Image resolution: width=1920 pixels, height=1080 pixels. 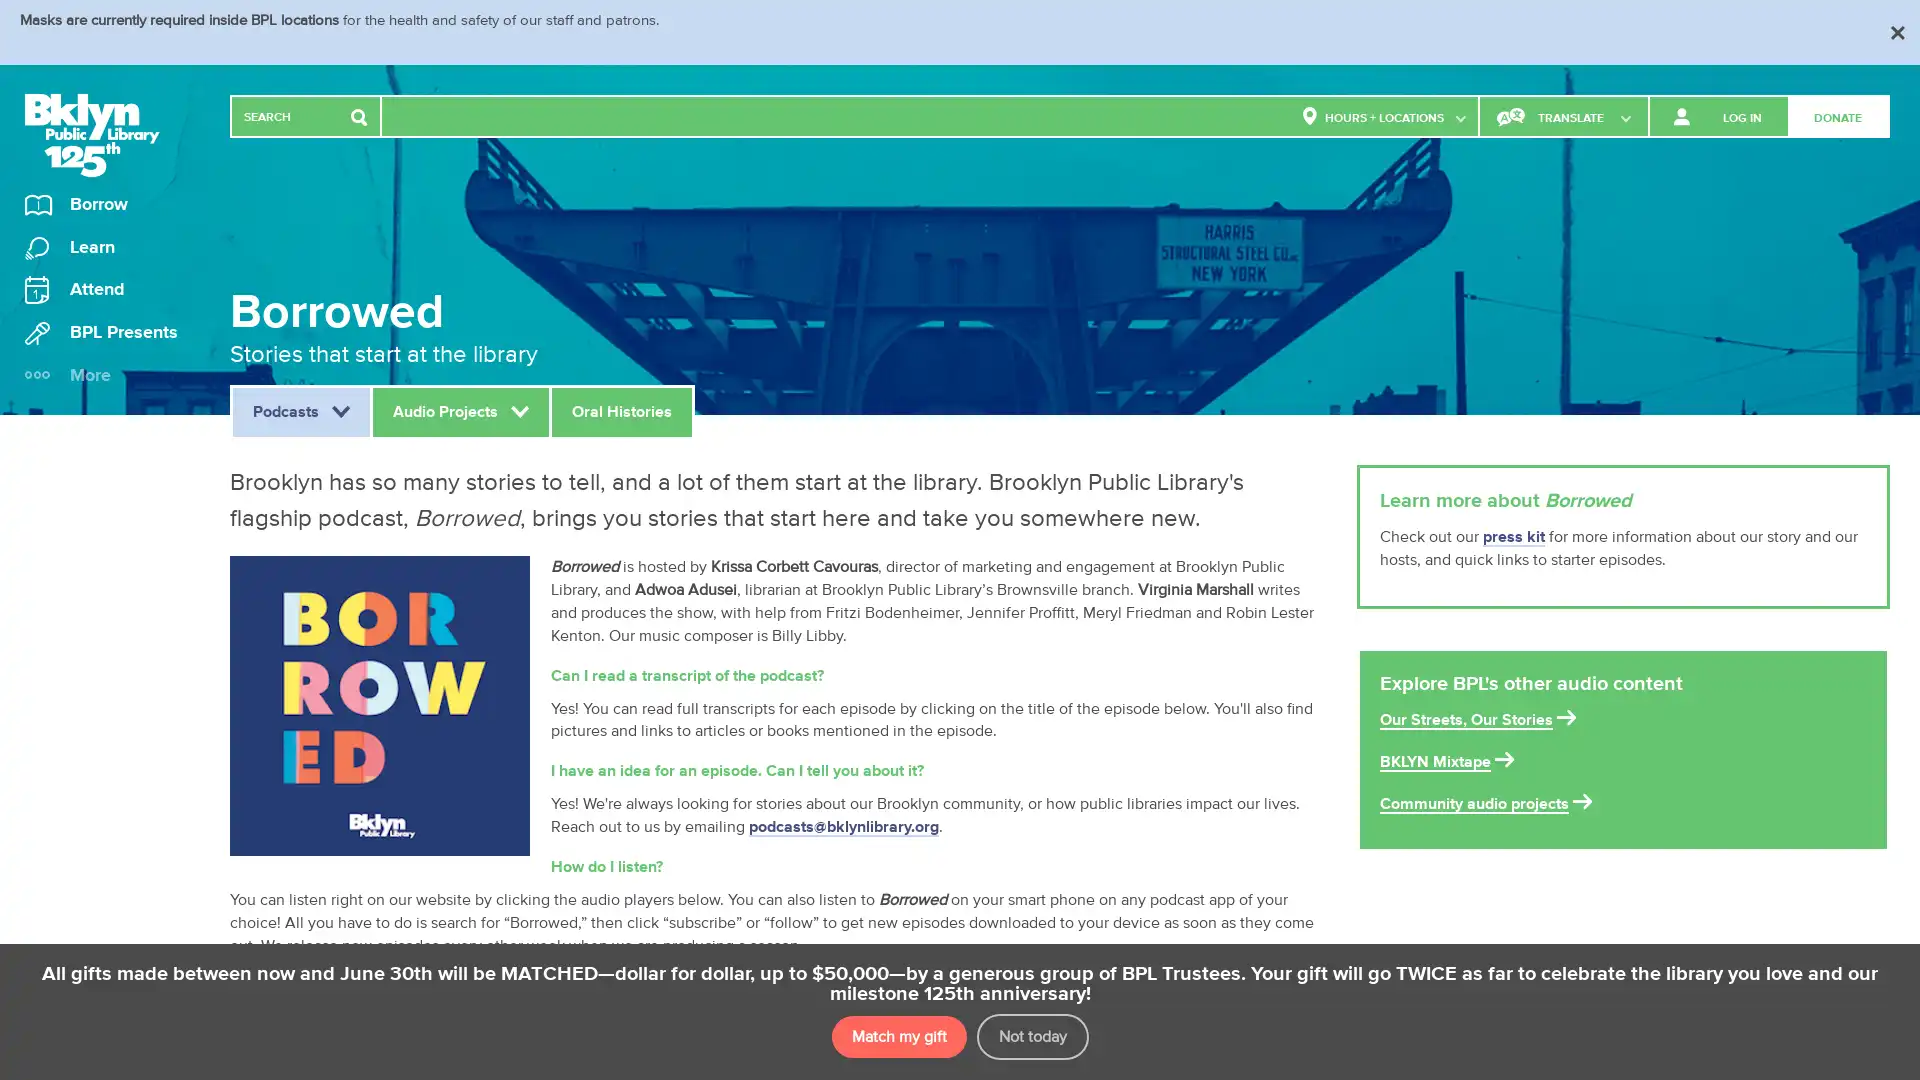 What do you see at coordinates (1032, 1036) in the screenshot?
I see `Not today` at bounding box center [1032, 1036].